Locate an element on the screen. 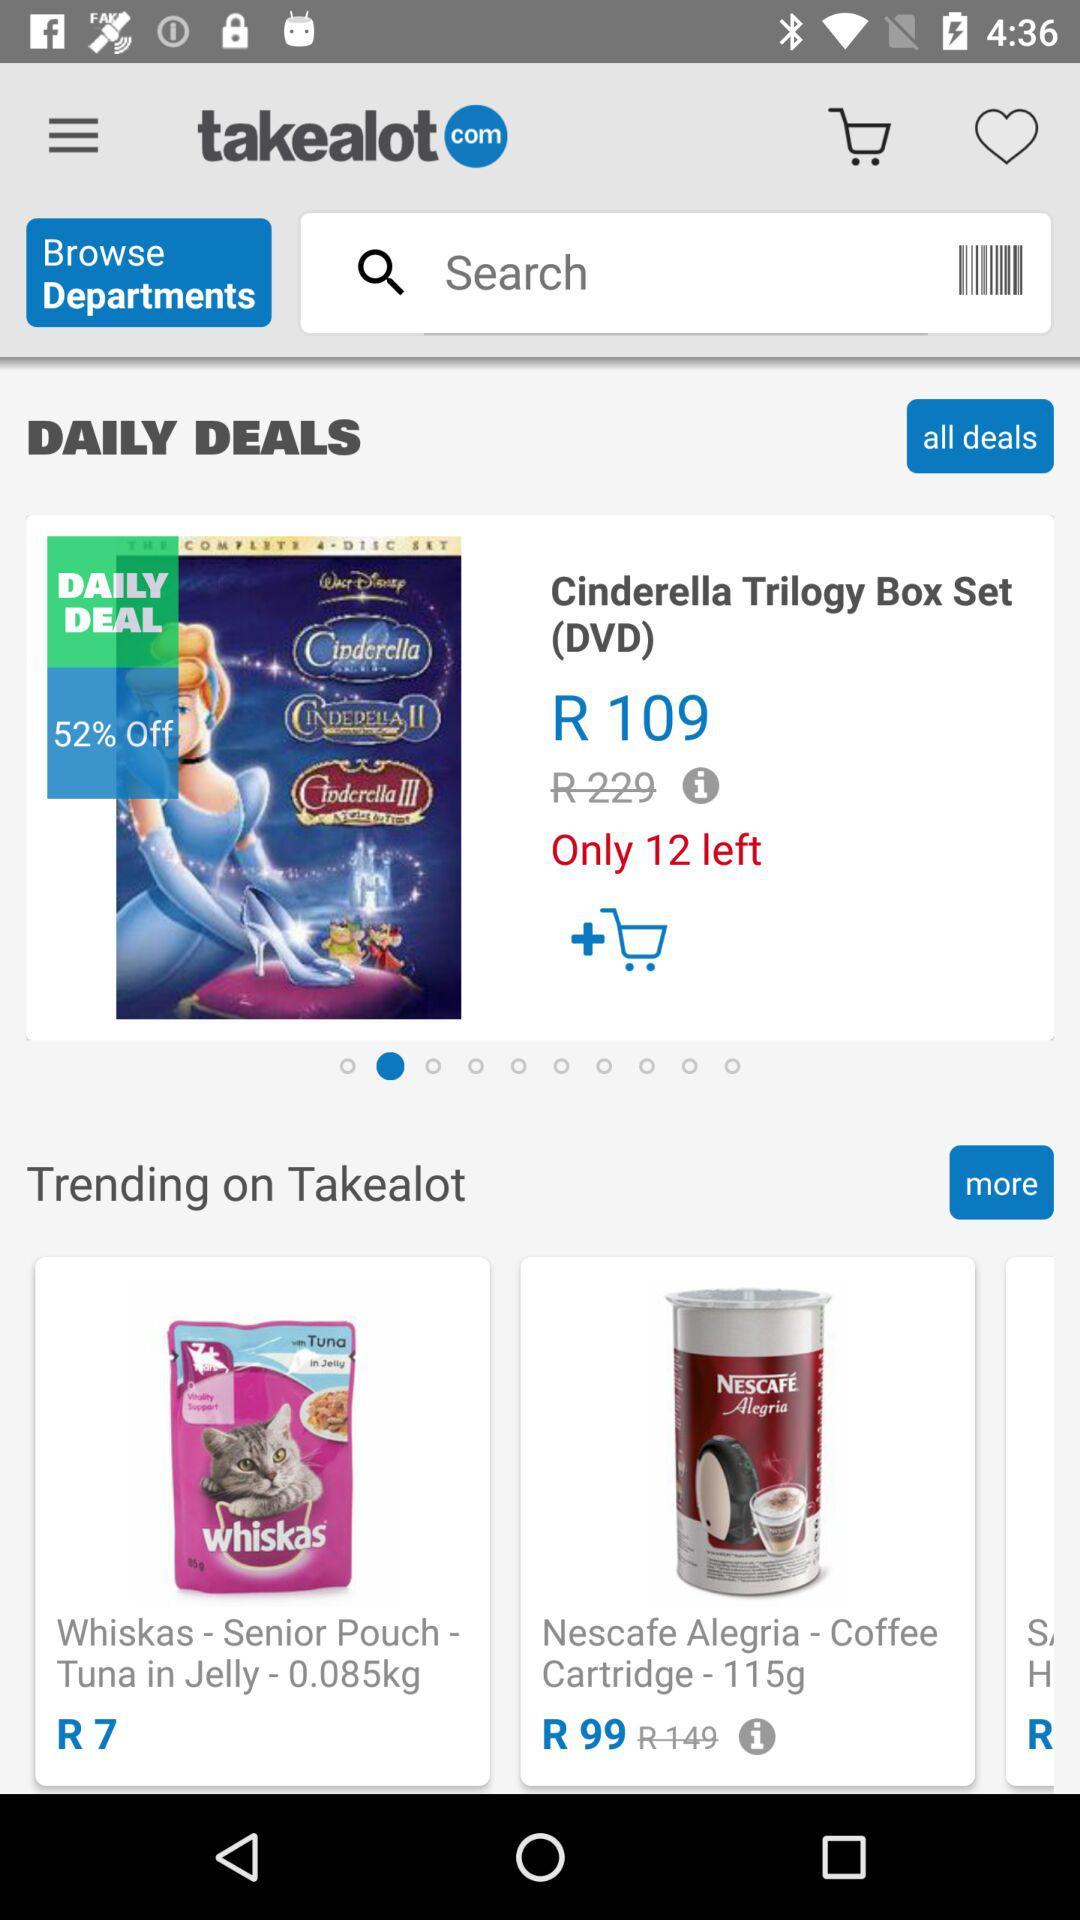  type in search terms is located at coordinates (675, 270).